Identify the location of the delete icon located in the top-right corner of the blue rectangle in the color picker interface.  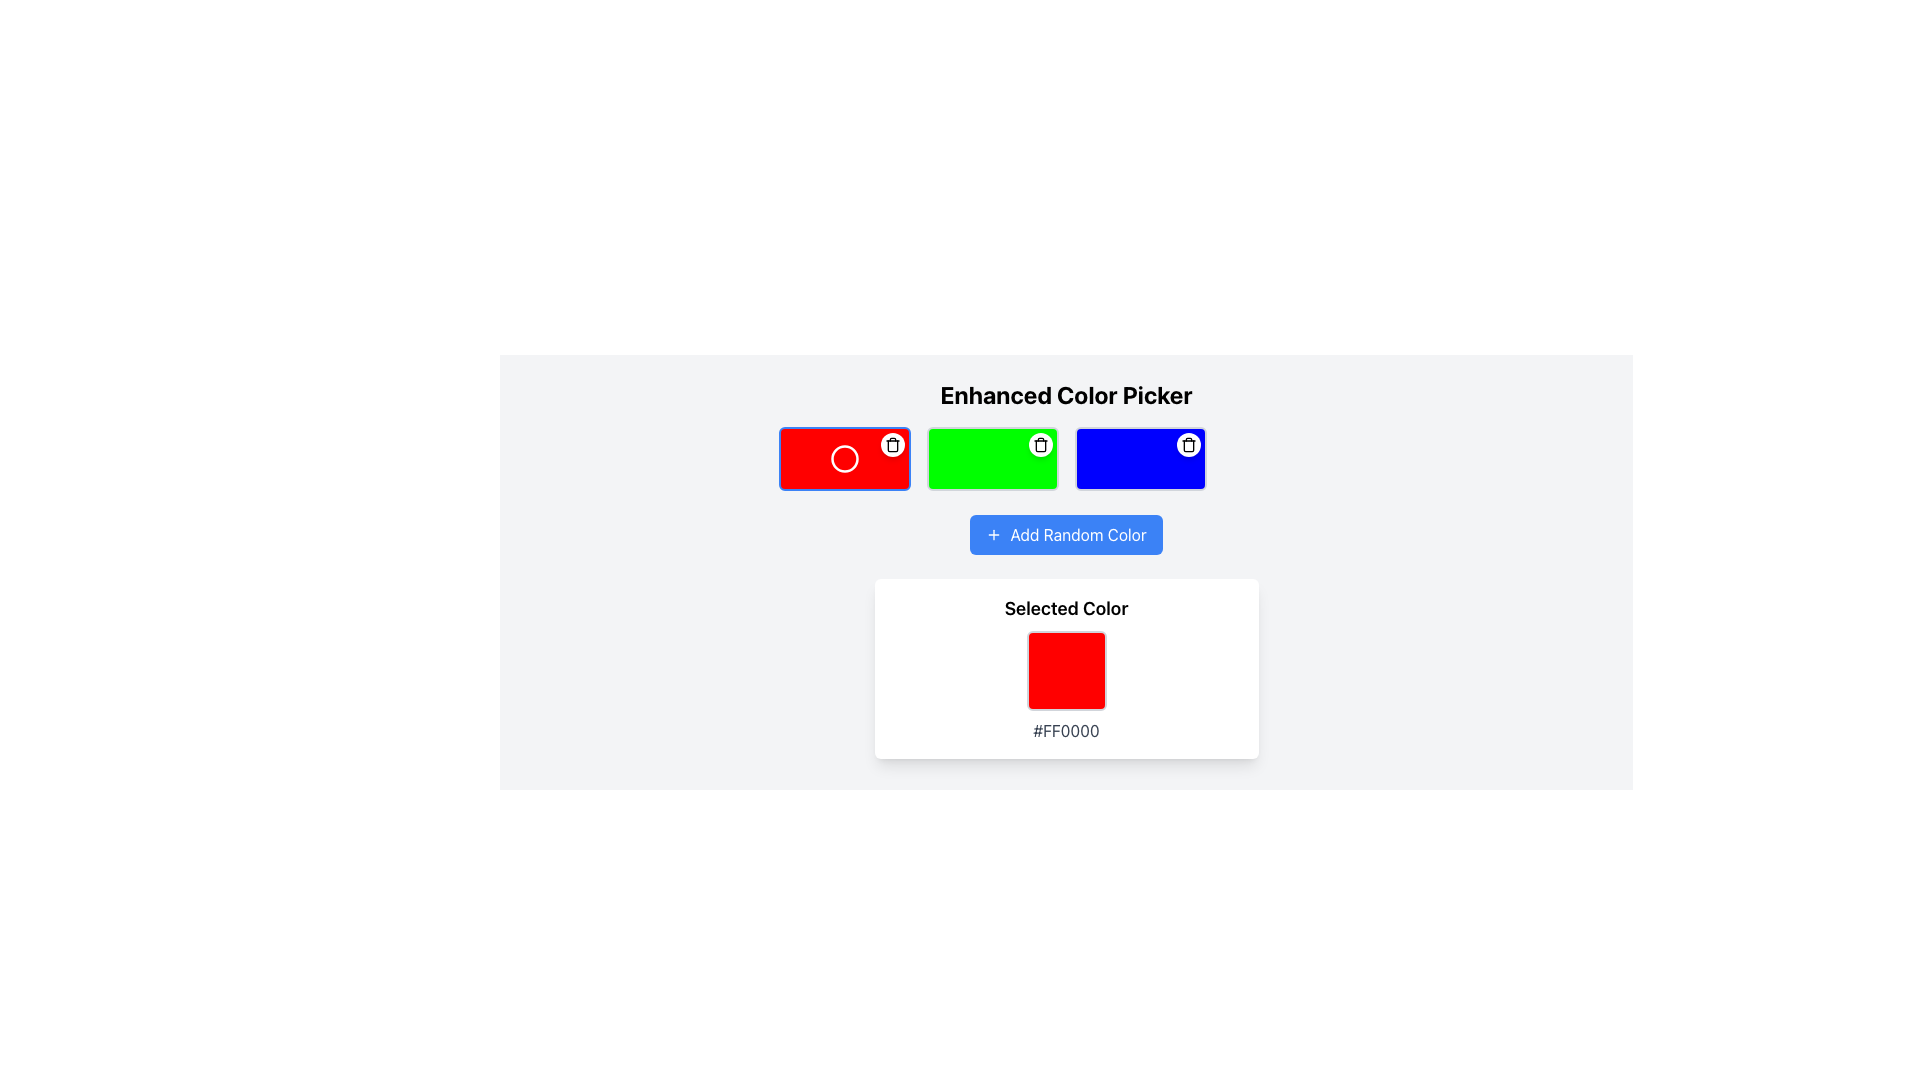
(1188, 443).